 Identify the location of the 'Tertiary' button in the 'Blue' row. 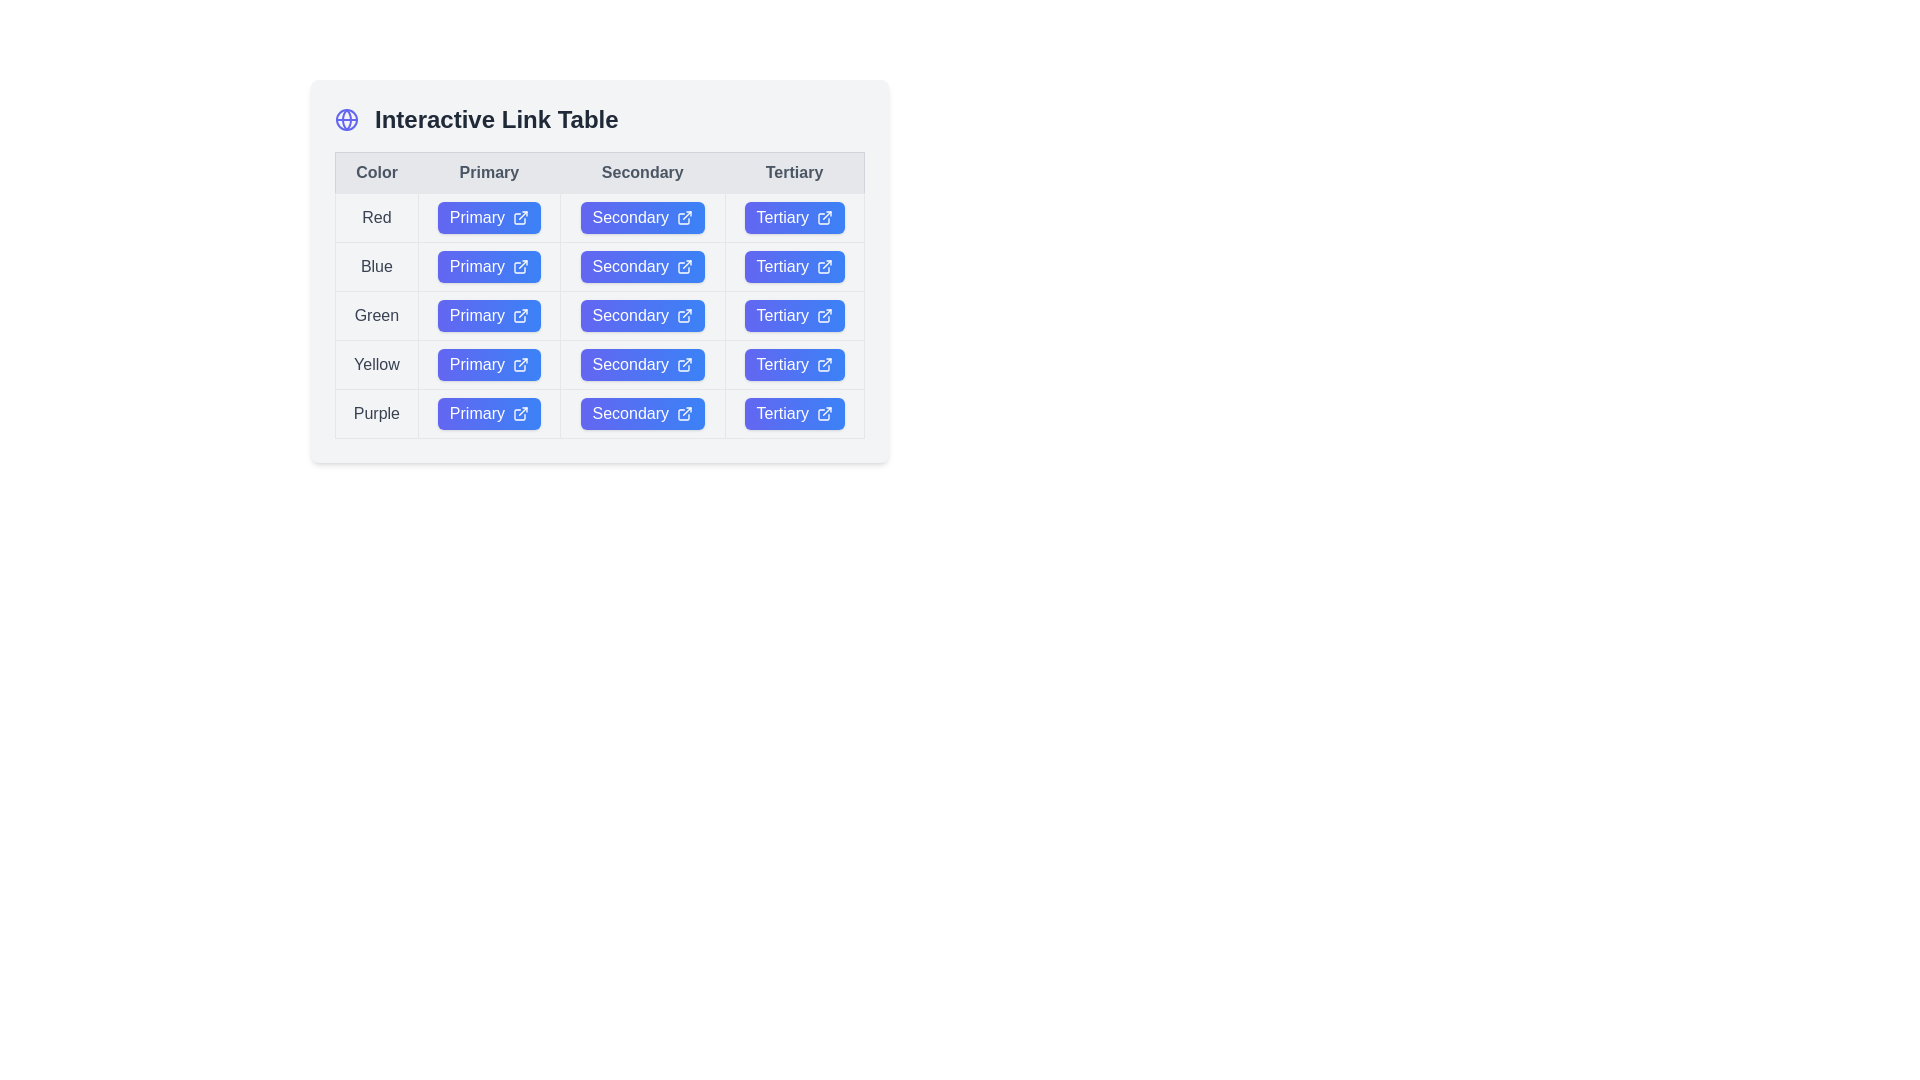
(825, 265).